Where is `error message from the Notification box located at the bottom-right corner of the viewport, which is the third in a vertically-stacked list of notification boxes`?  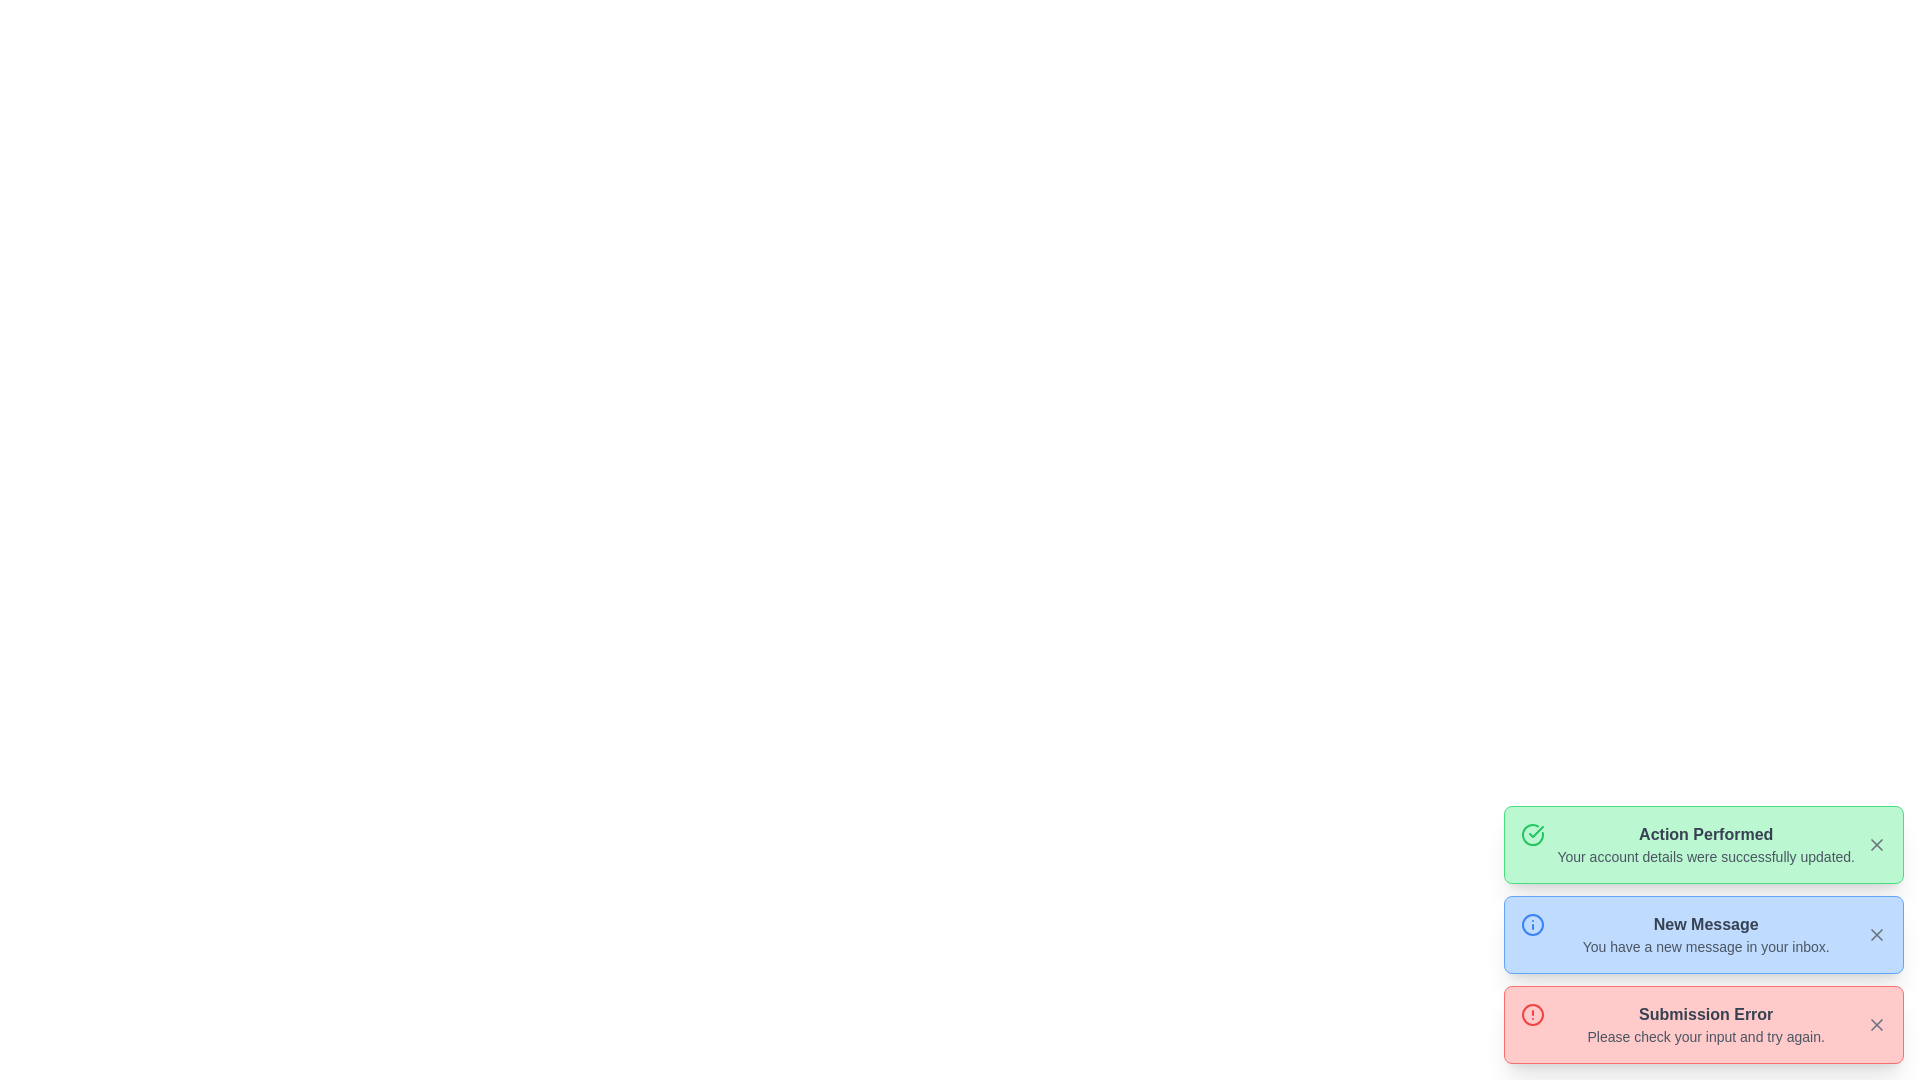 error message from the Notification box located at the bottom-right corner of the viewport, which is the third in a vertically-stacked list of notification boxes is located at coordinates (1703, 1025).